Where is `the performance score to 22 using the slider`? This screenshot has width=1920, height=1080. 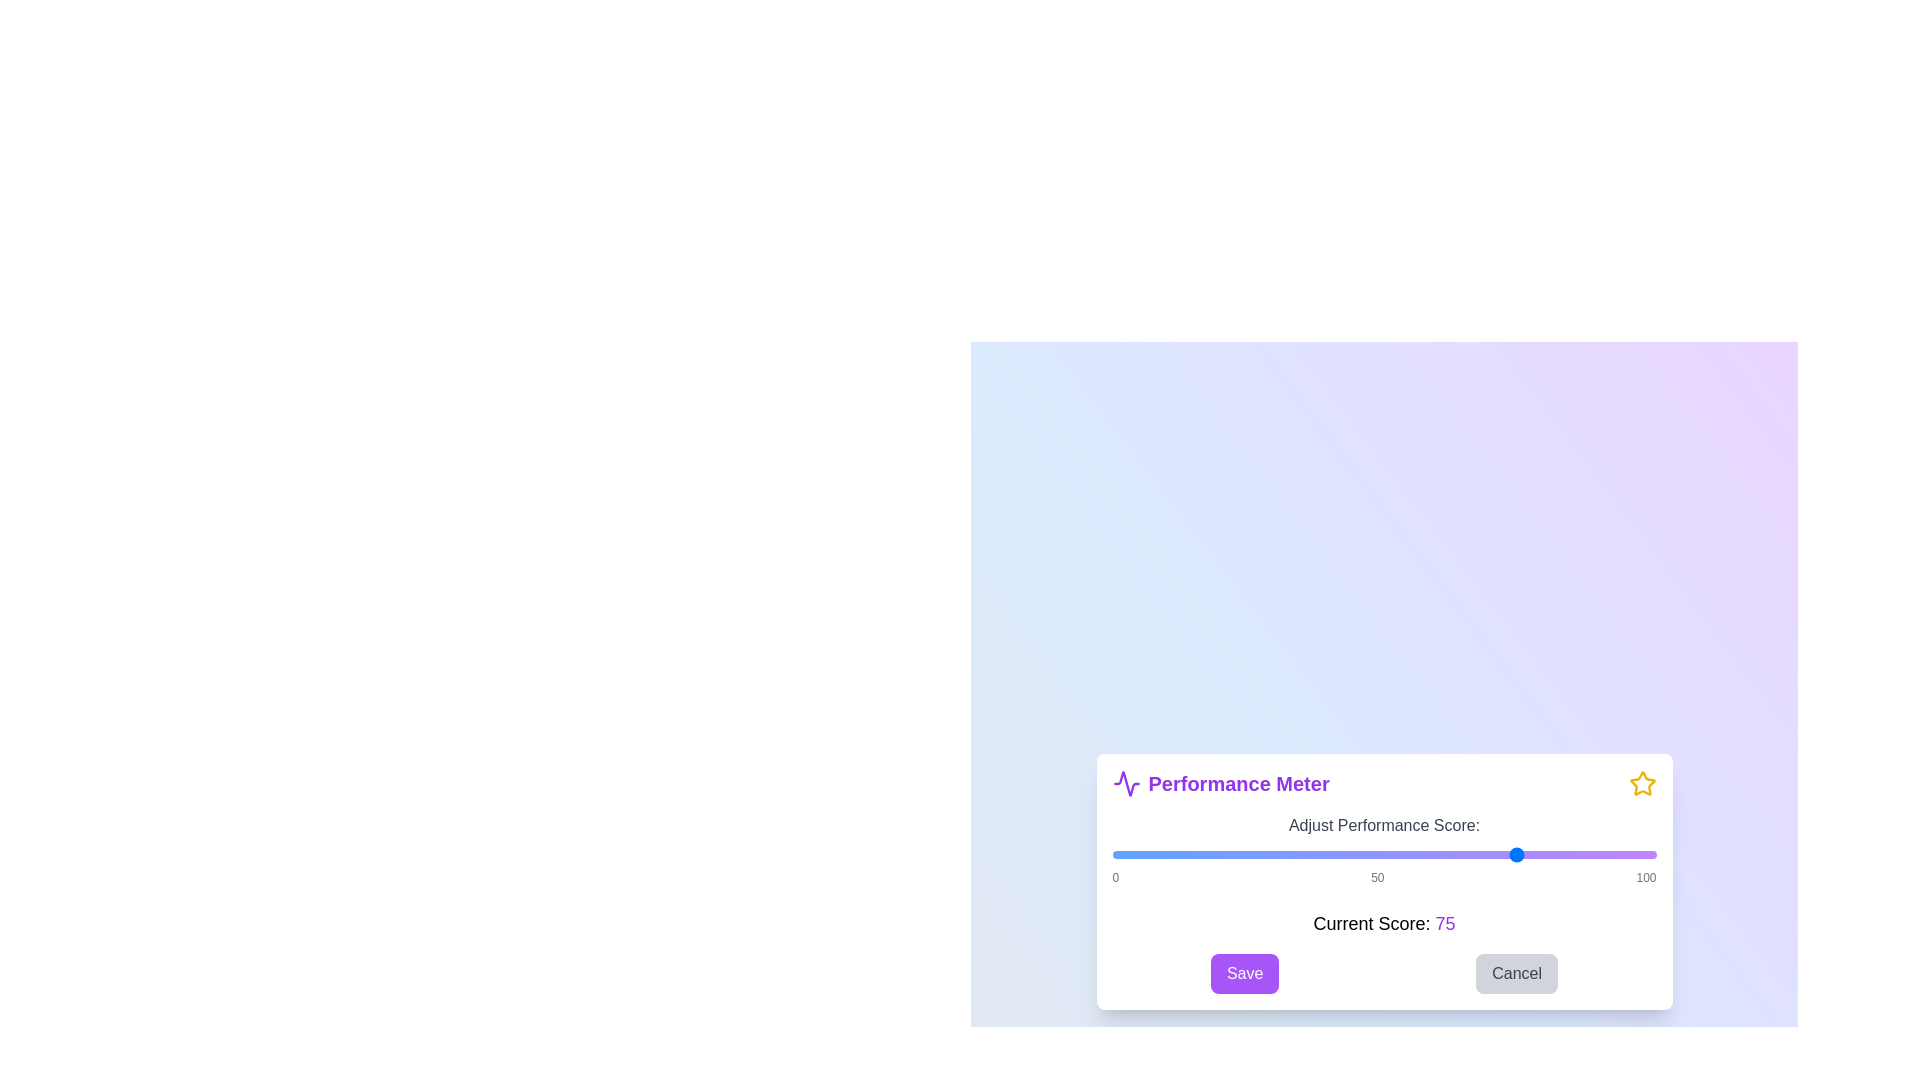
the performance score to 22 using the slider is located at coordinates (1231, 855).